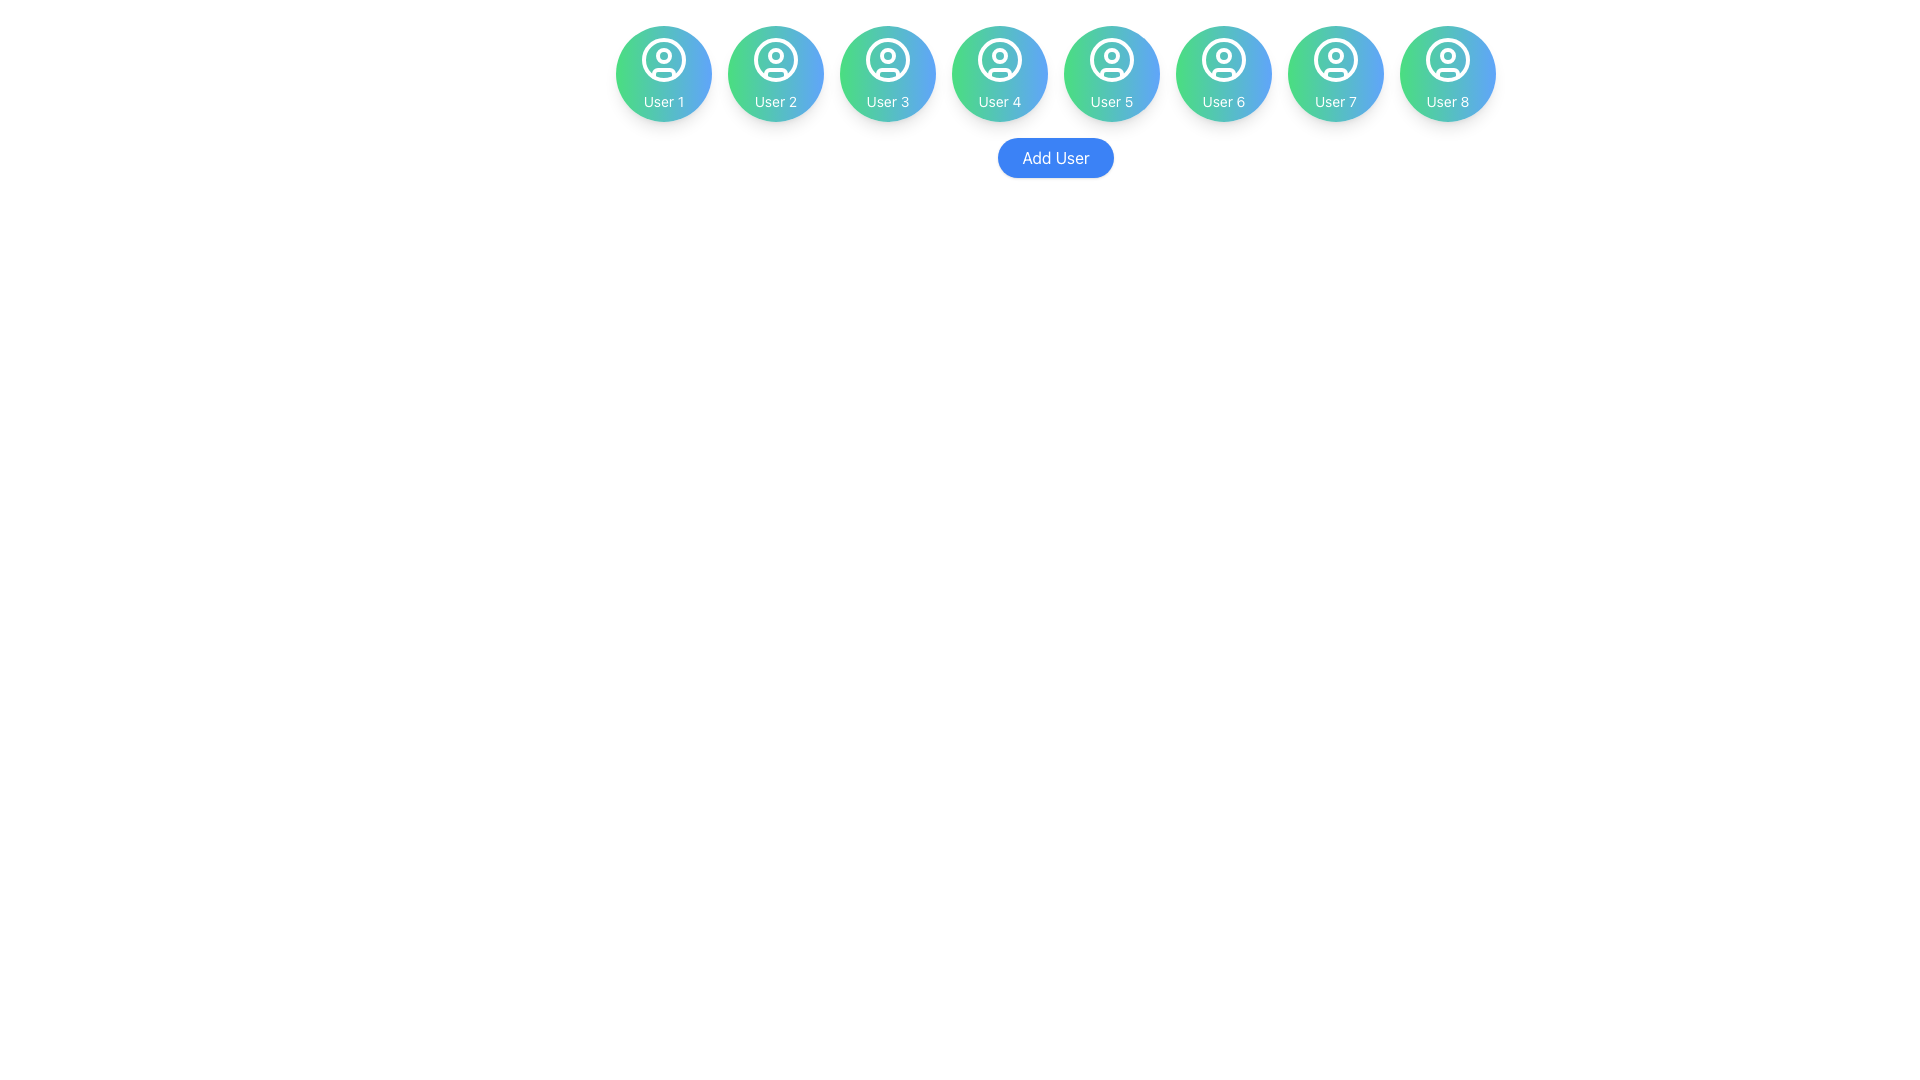 The height and width of the screenshot is (1080, 1920). I want to click on the Profile Button, which is a circular button with a gradient background from green to blue, featuring a white user icon and the text 'User 6' below it, positioned sixth in a group of eight user buttons, so click(1223, 72).